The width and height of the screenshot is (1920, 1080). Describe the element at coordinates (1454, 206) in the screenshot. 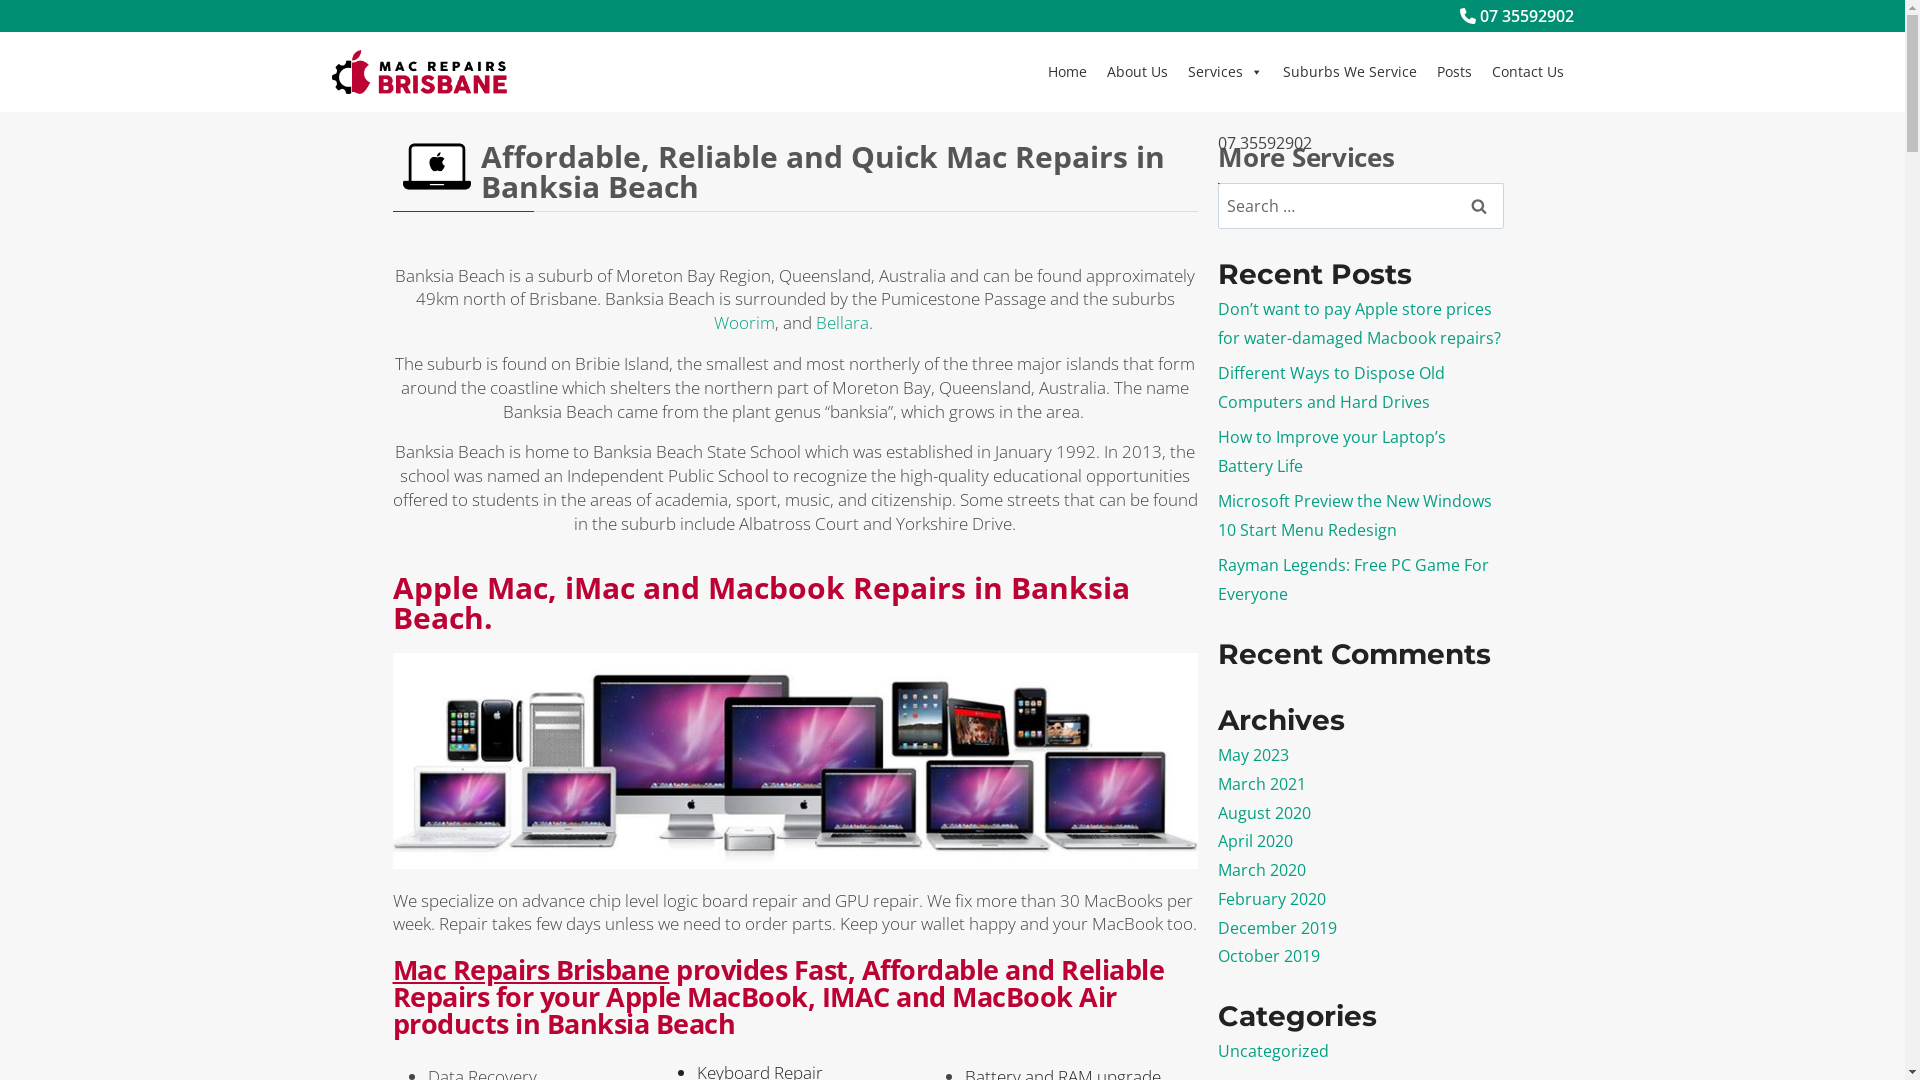

I see `'Search'` at that location.